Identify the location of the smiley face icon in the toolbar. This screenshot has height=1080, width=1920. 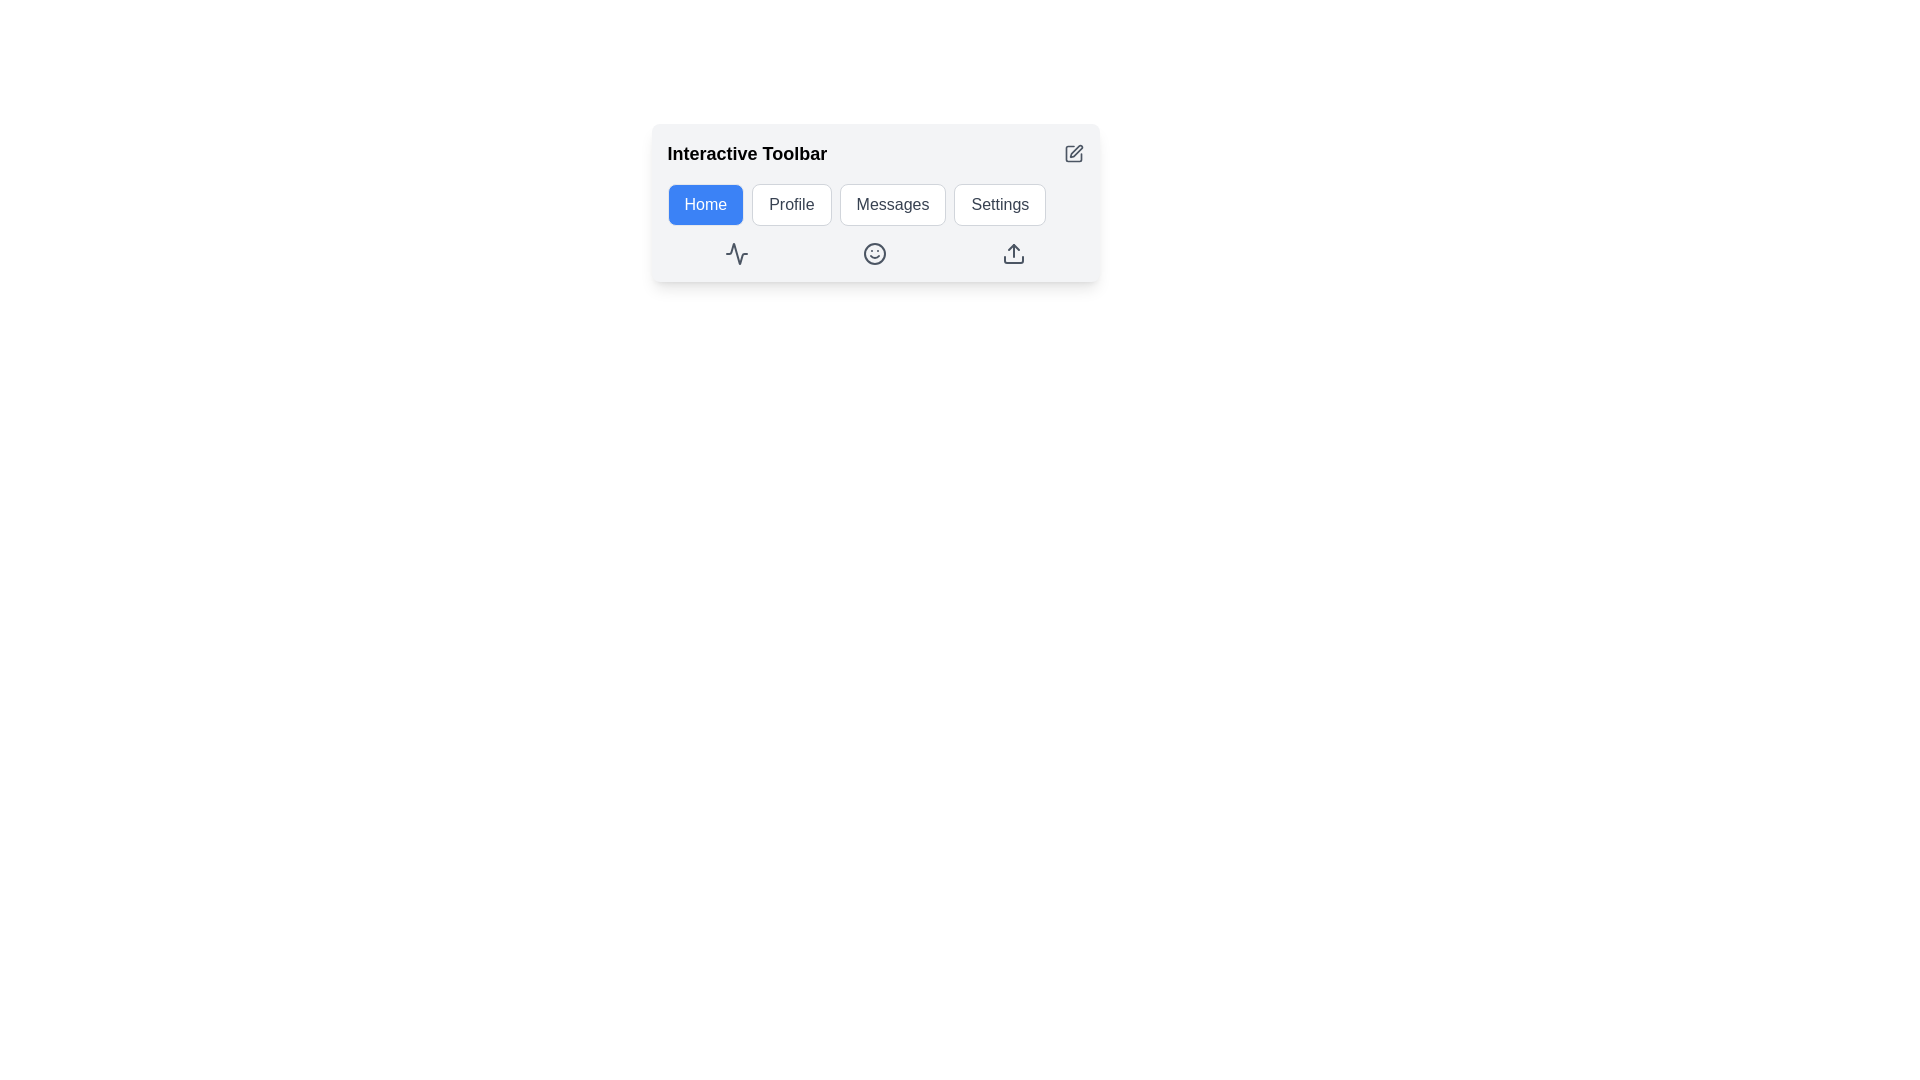
(875, 253).